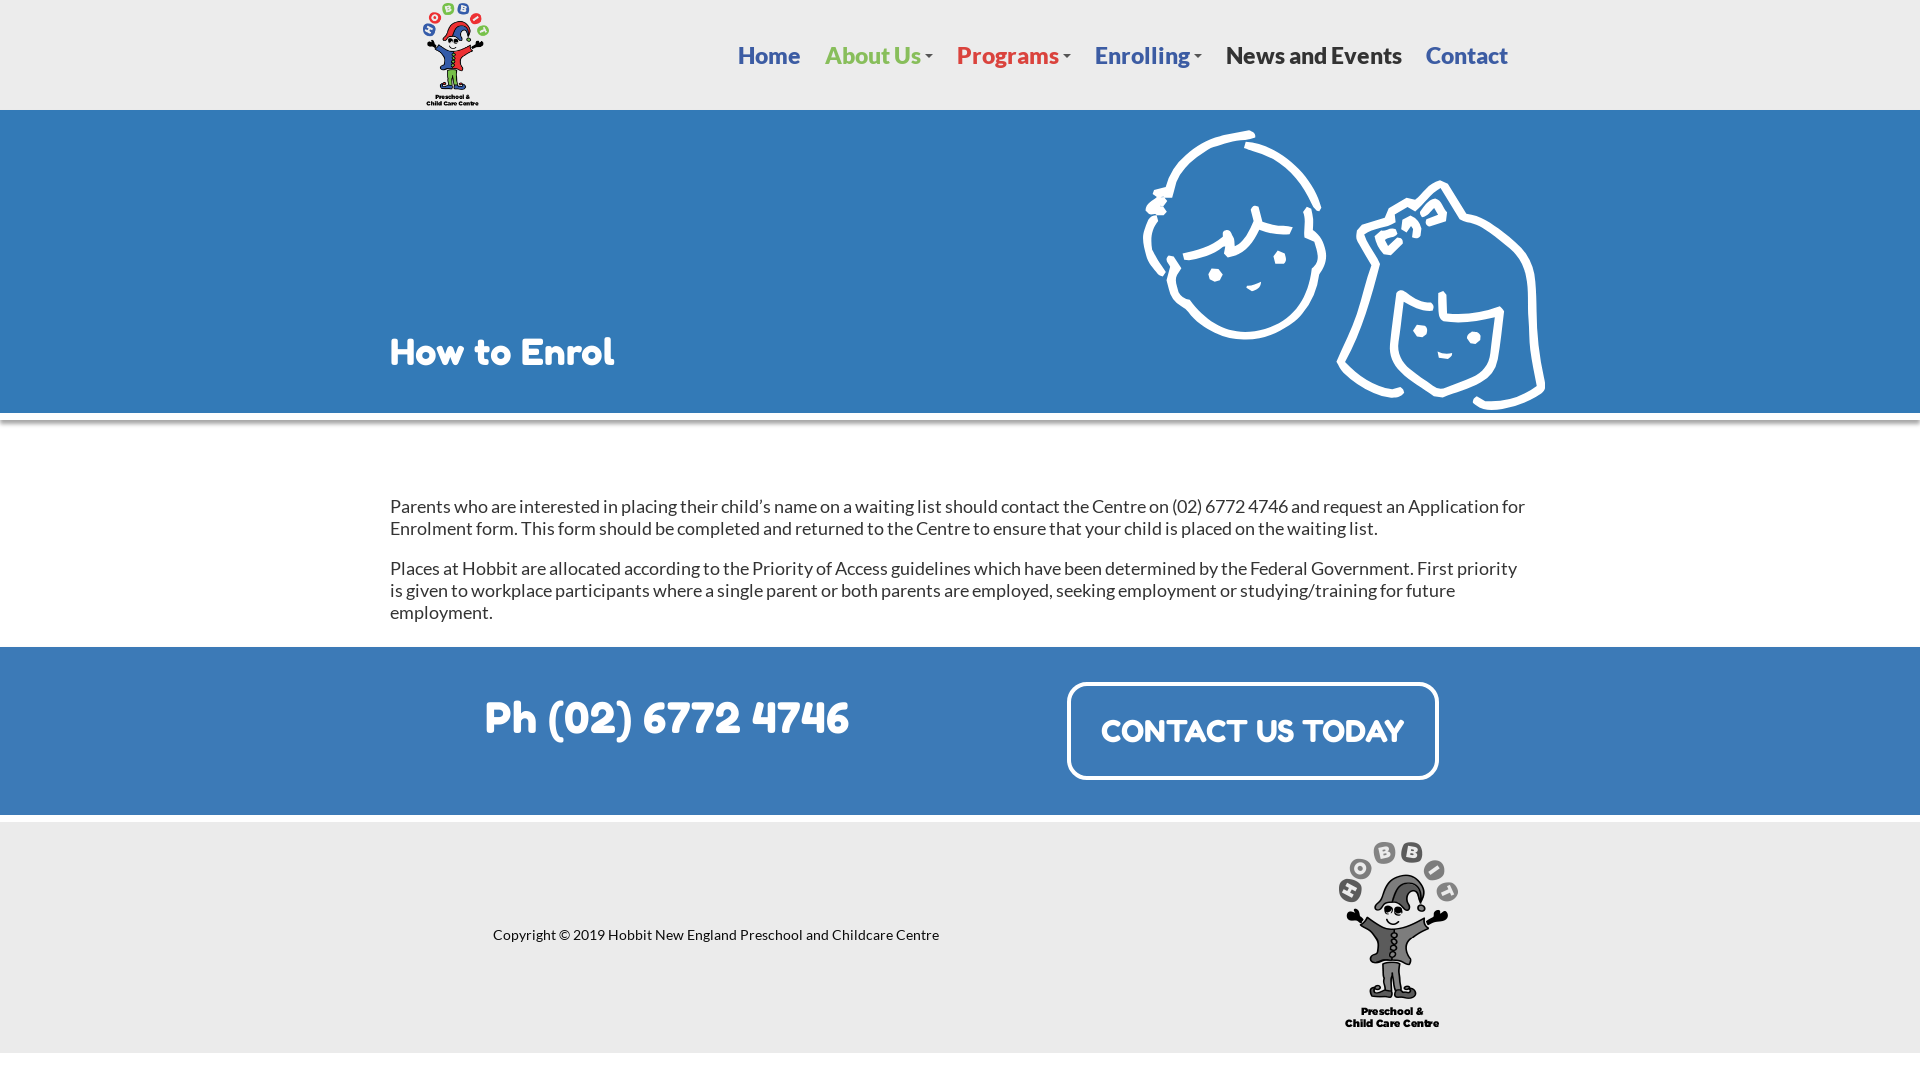 The width and height of the screenshot is (1920, 1080). Describe the element at coordinates (1413, 54) in the screenshot. I see `'Contact'` at that location.